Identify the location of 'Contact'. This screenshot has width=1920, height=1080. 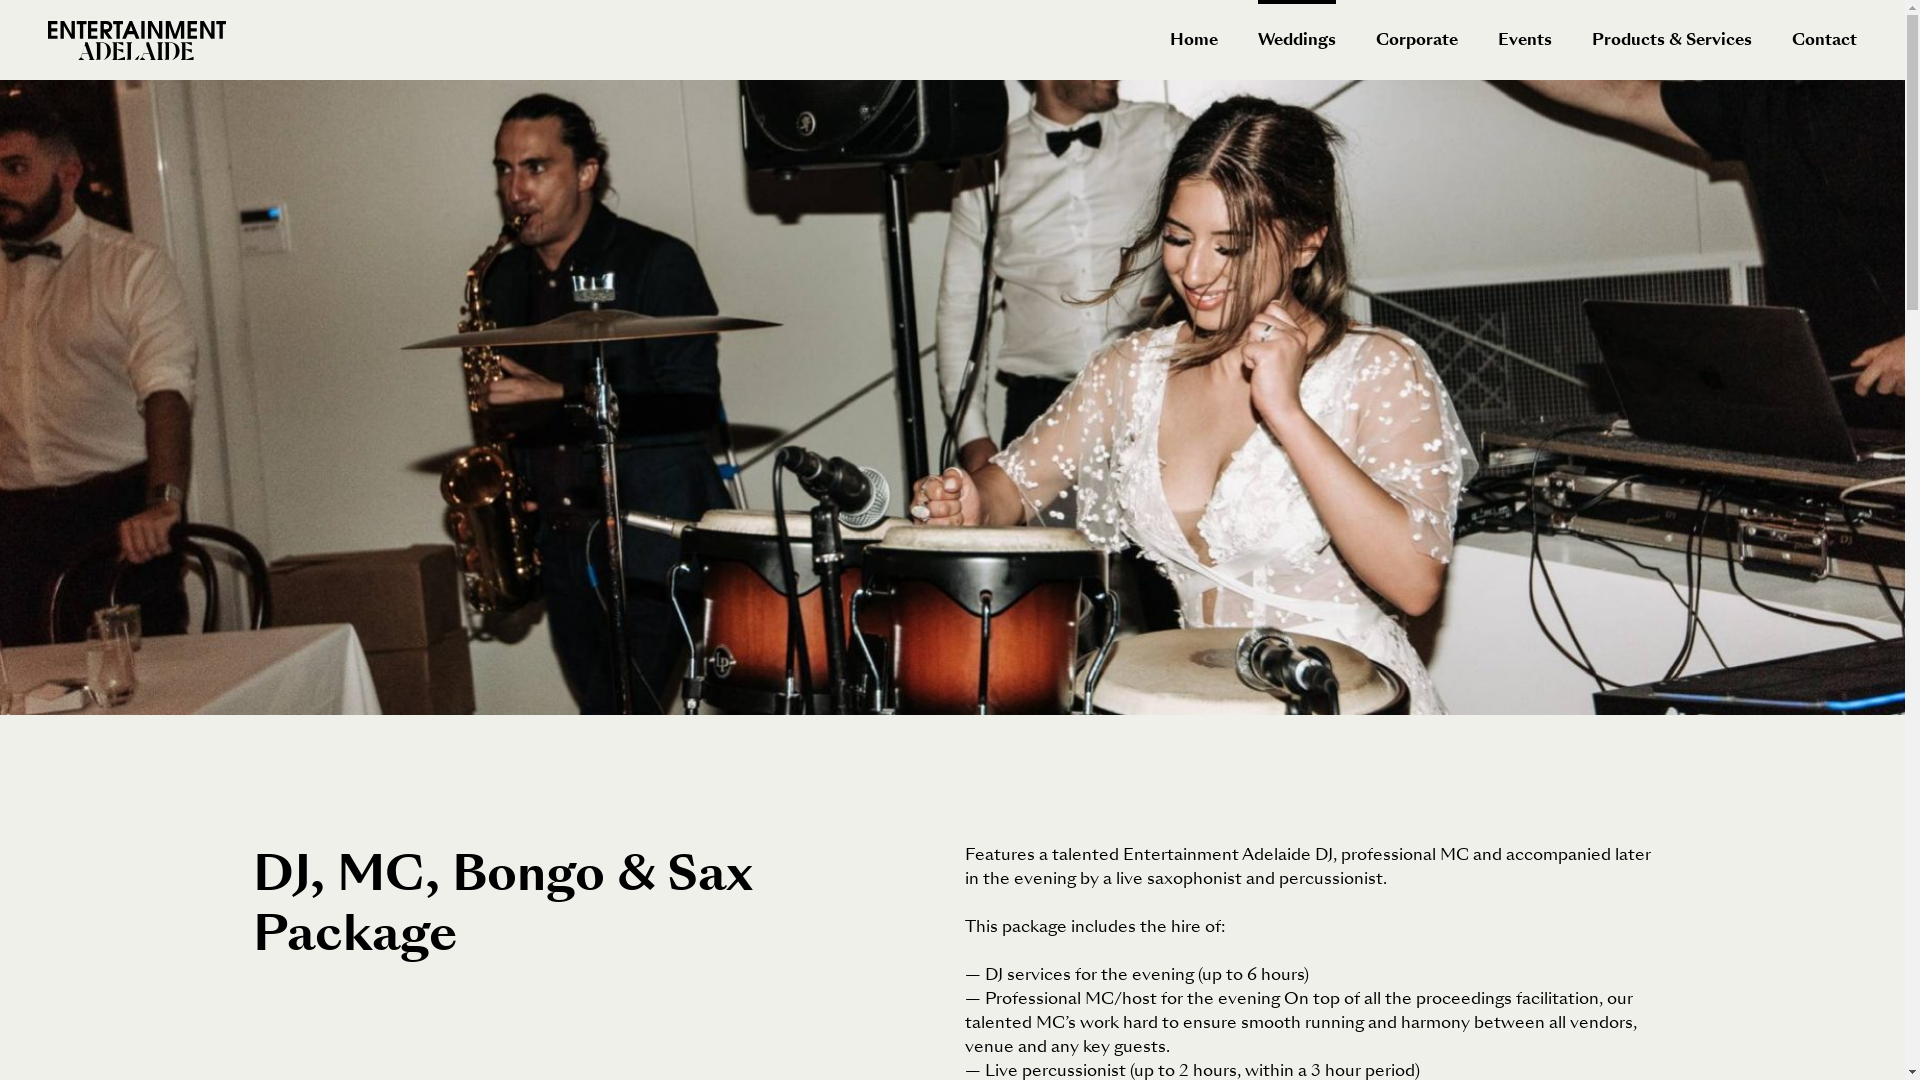
(1824, 39).